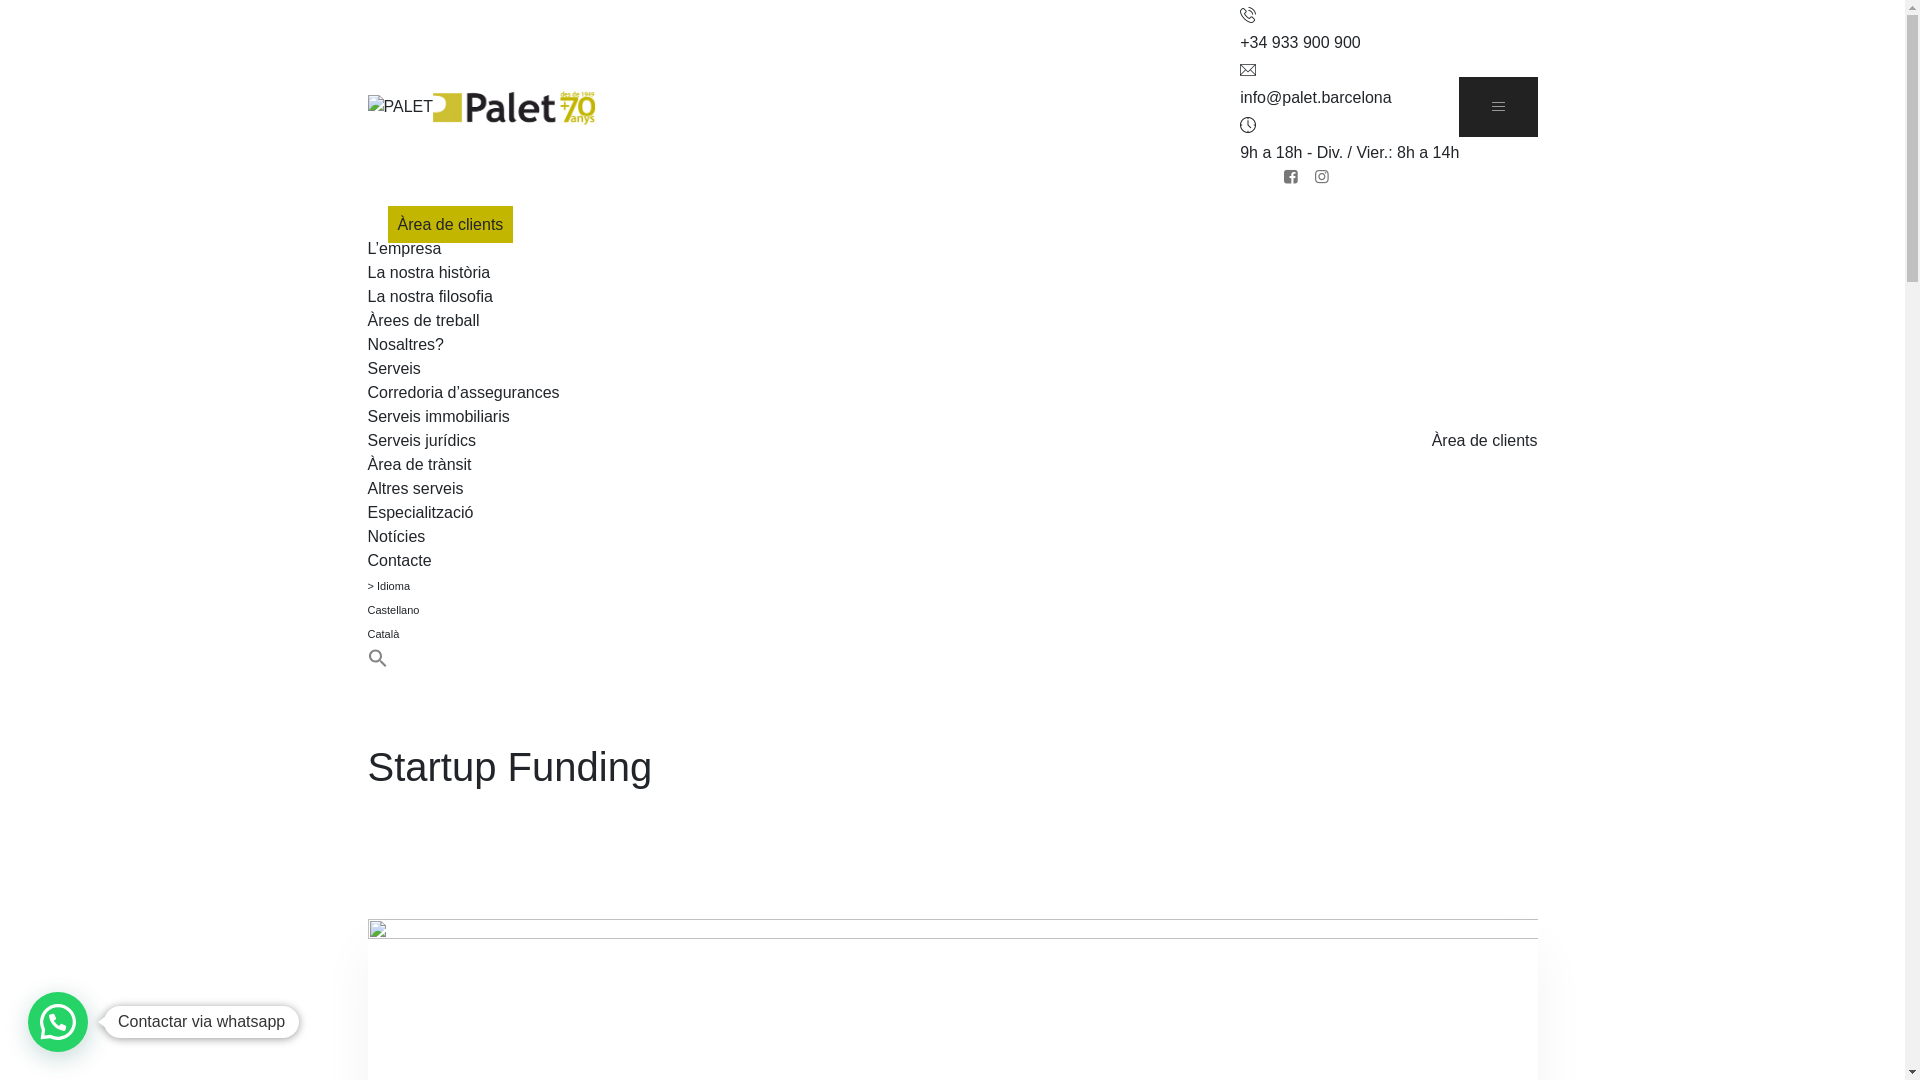 This screenshot has width=1920, height=1080. I want to click on 'Castellano', so click(393, 608).